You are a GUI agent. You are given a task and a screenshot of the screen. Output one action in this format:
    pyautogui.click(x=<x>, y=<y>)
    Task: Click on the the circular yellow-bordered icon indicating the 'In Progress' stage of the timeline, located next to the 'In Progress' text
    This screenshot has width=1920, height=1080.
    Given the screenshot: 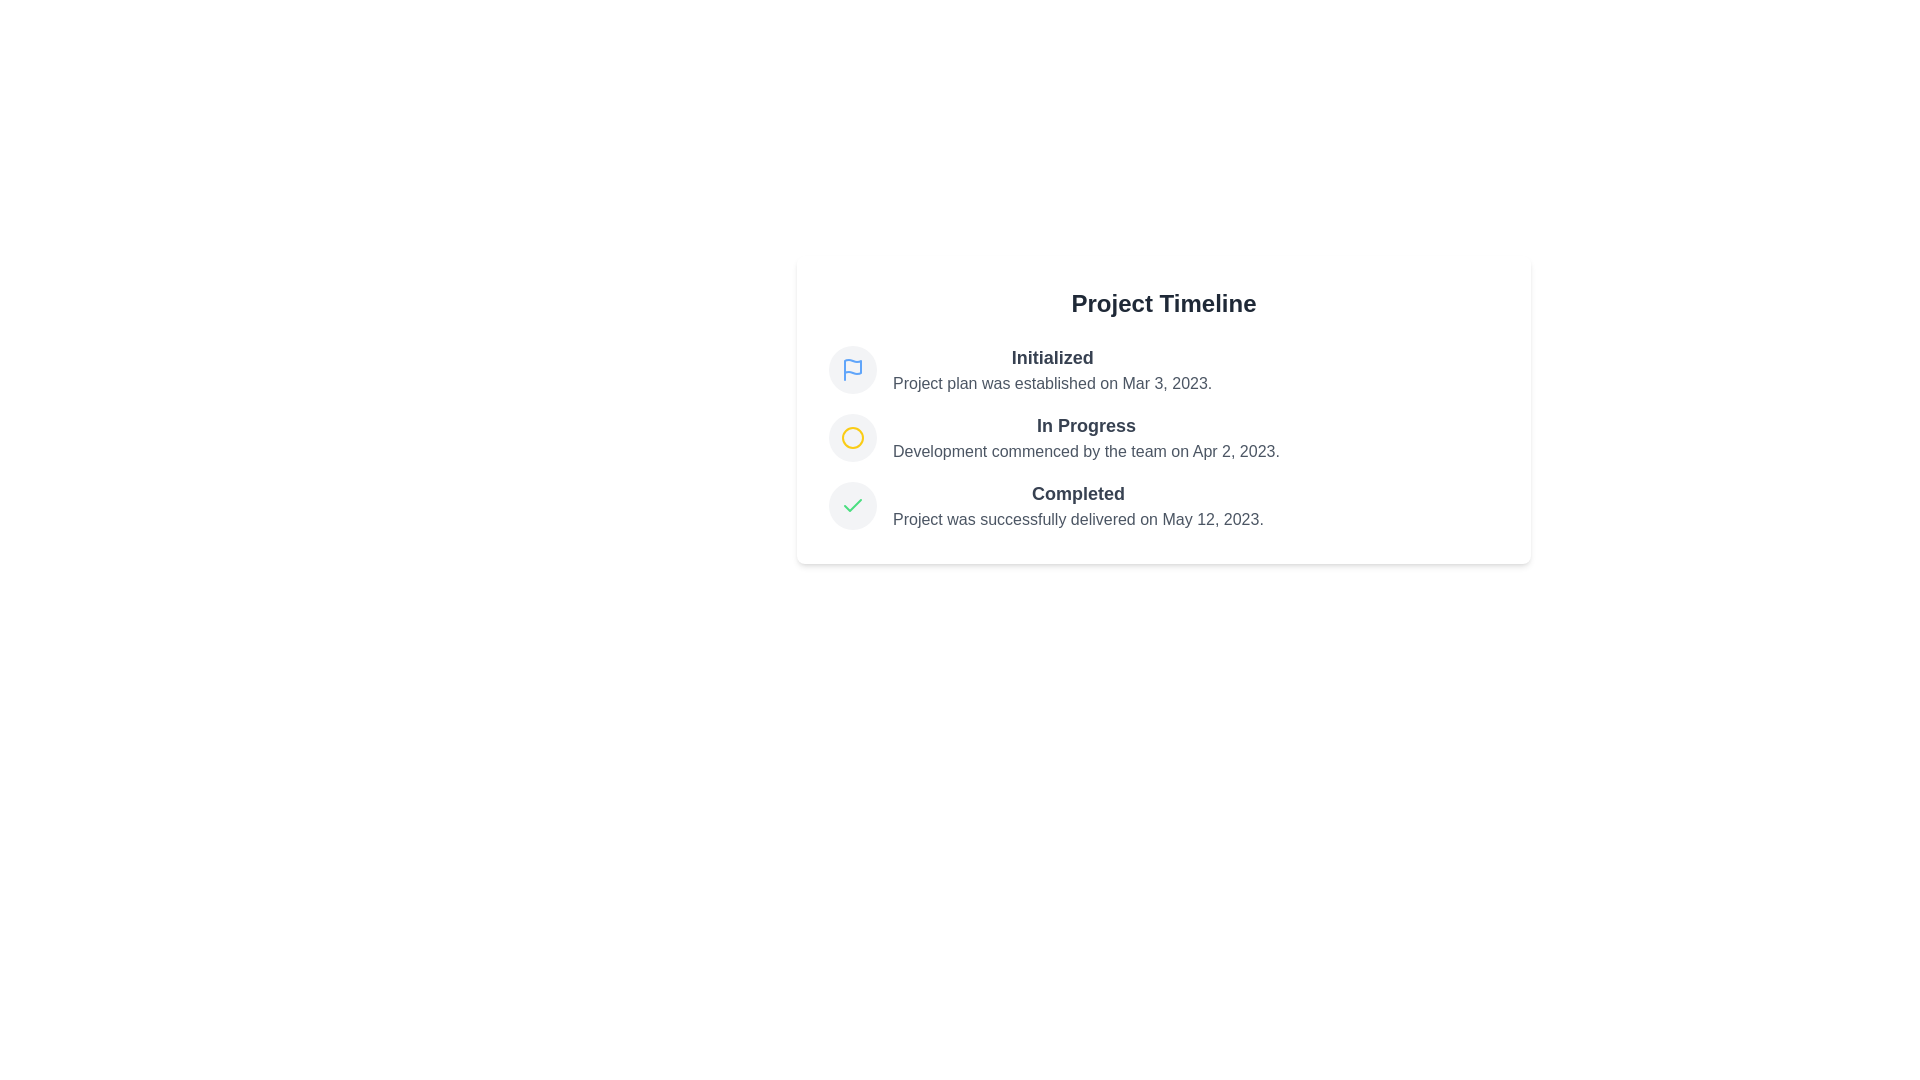 What is the action you would take?
    pyautogui.click(x=853, y=437)
    